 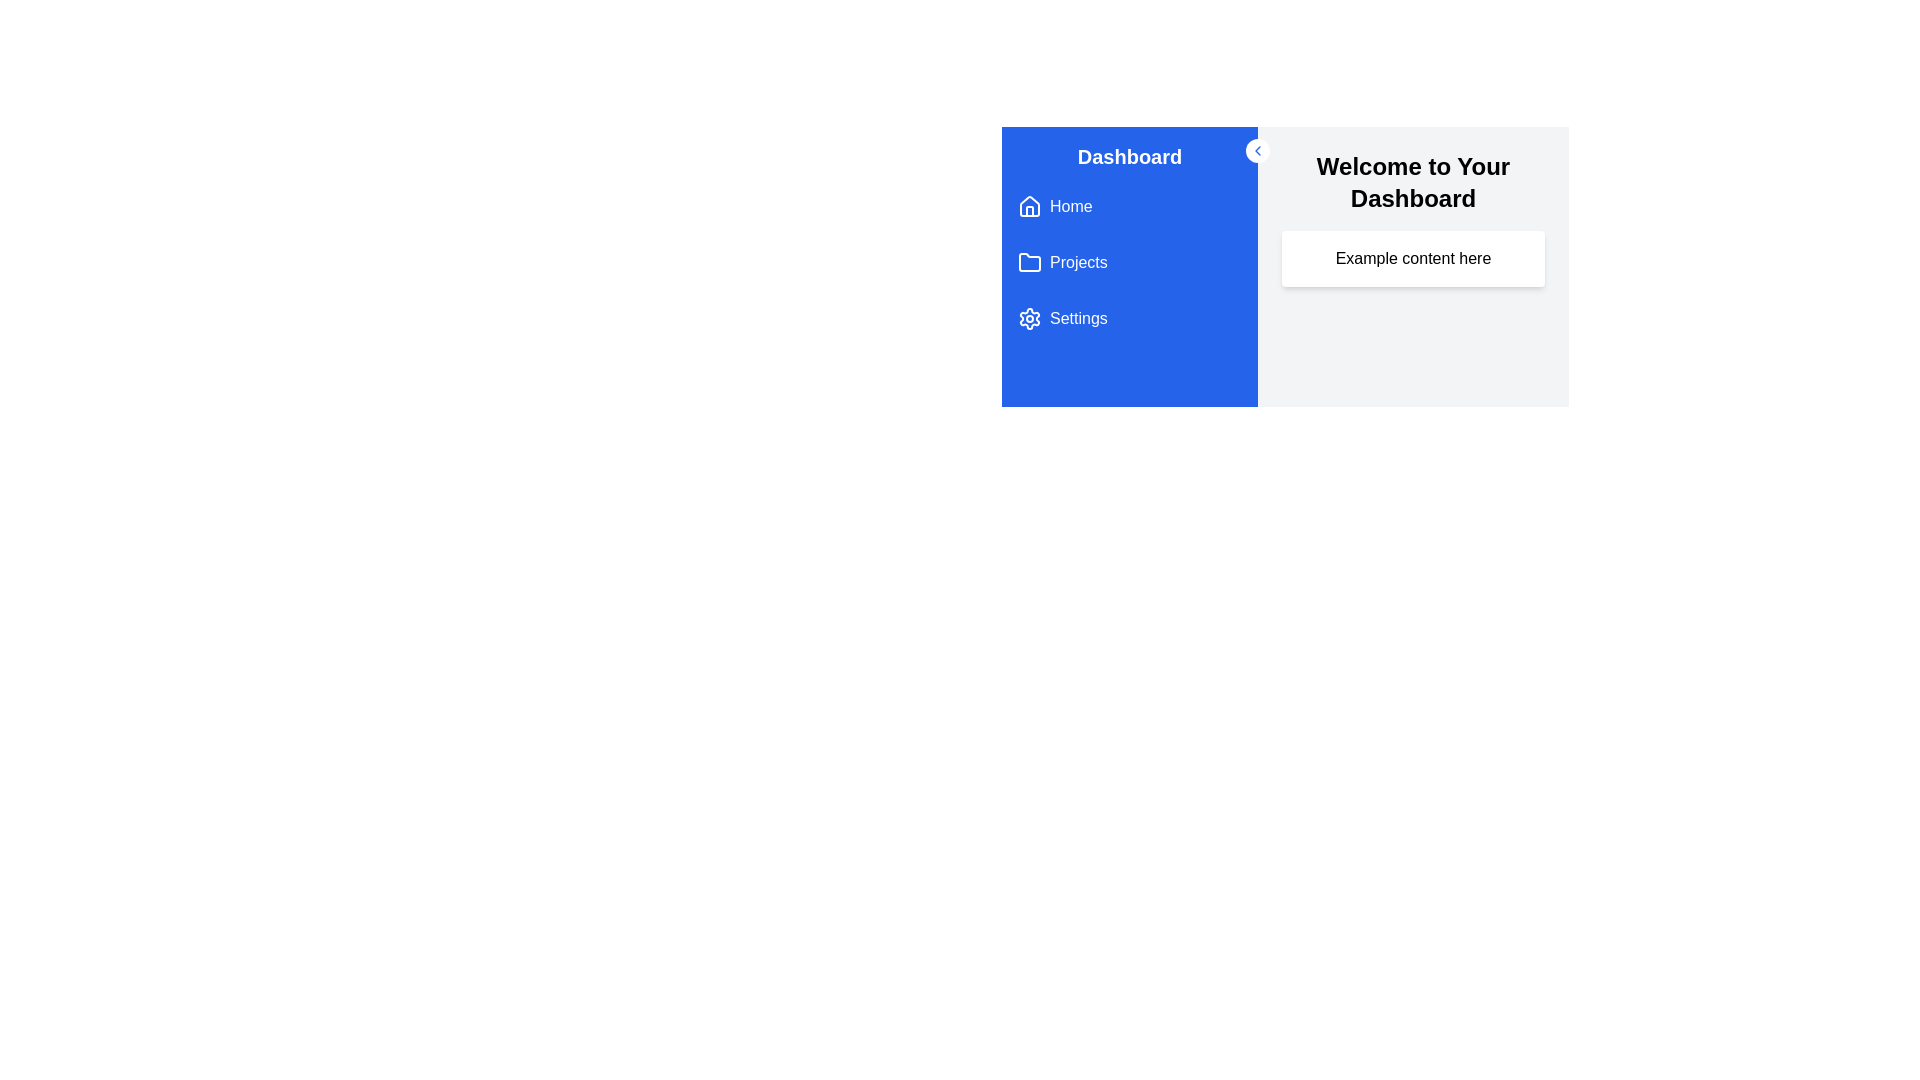 What do you see at coordinates (1030, 318) in the screenshot?
I see `the gear-like icon located` at bounding box center [1030, 318].